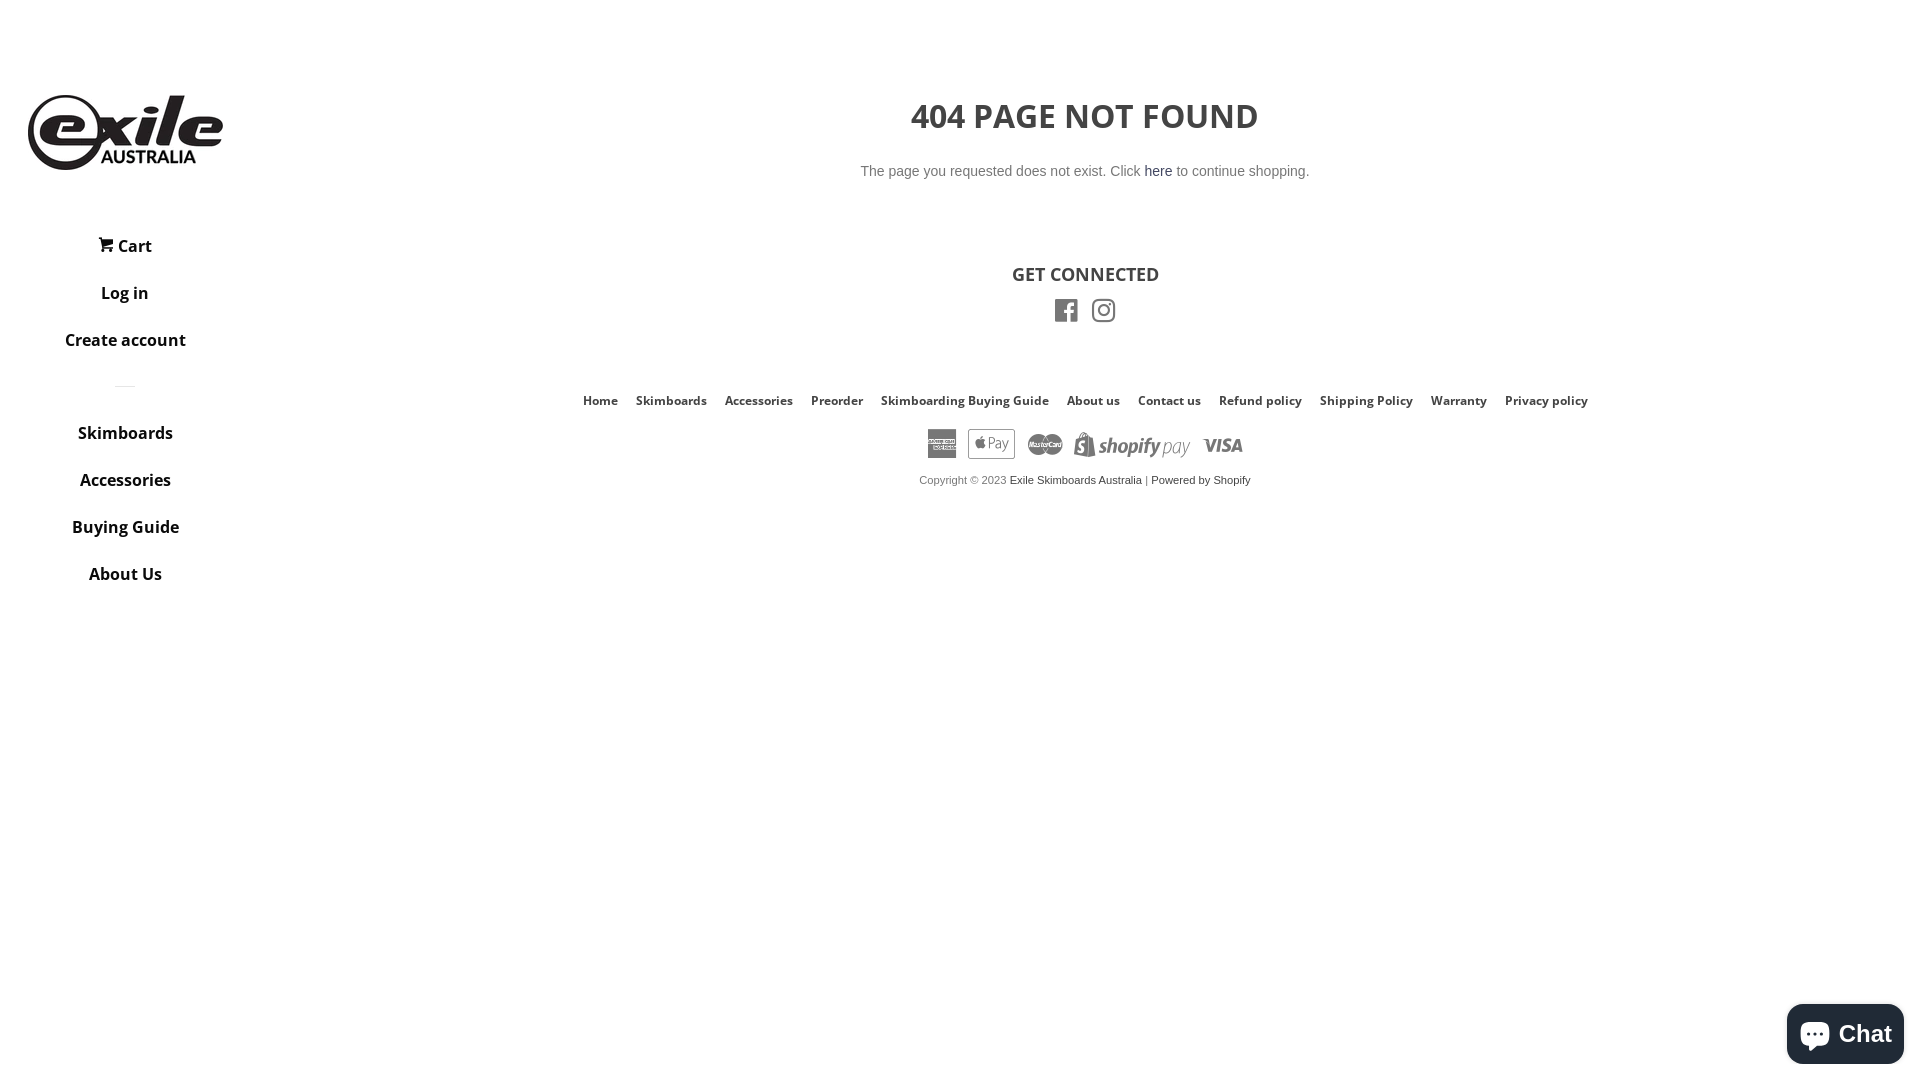 Image resolution: width=1920 pixels, height=1080 pixels. What do you see at coordinates (1853, 132) in the screenshot?
I see `'Close'` at bounding box center [1853, 132].